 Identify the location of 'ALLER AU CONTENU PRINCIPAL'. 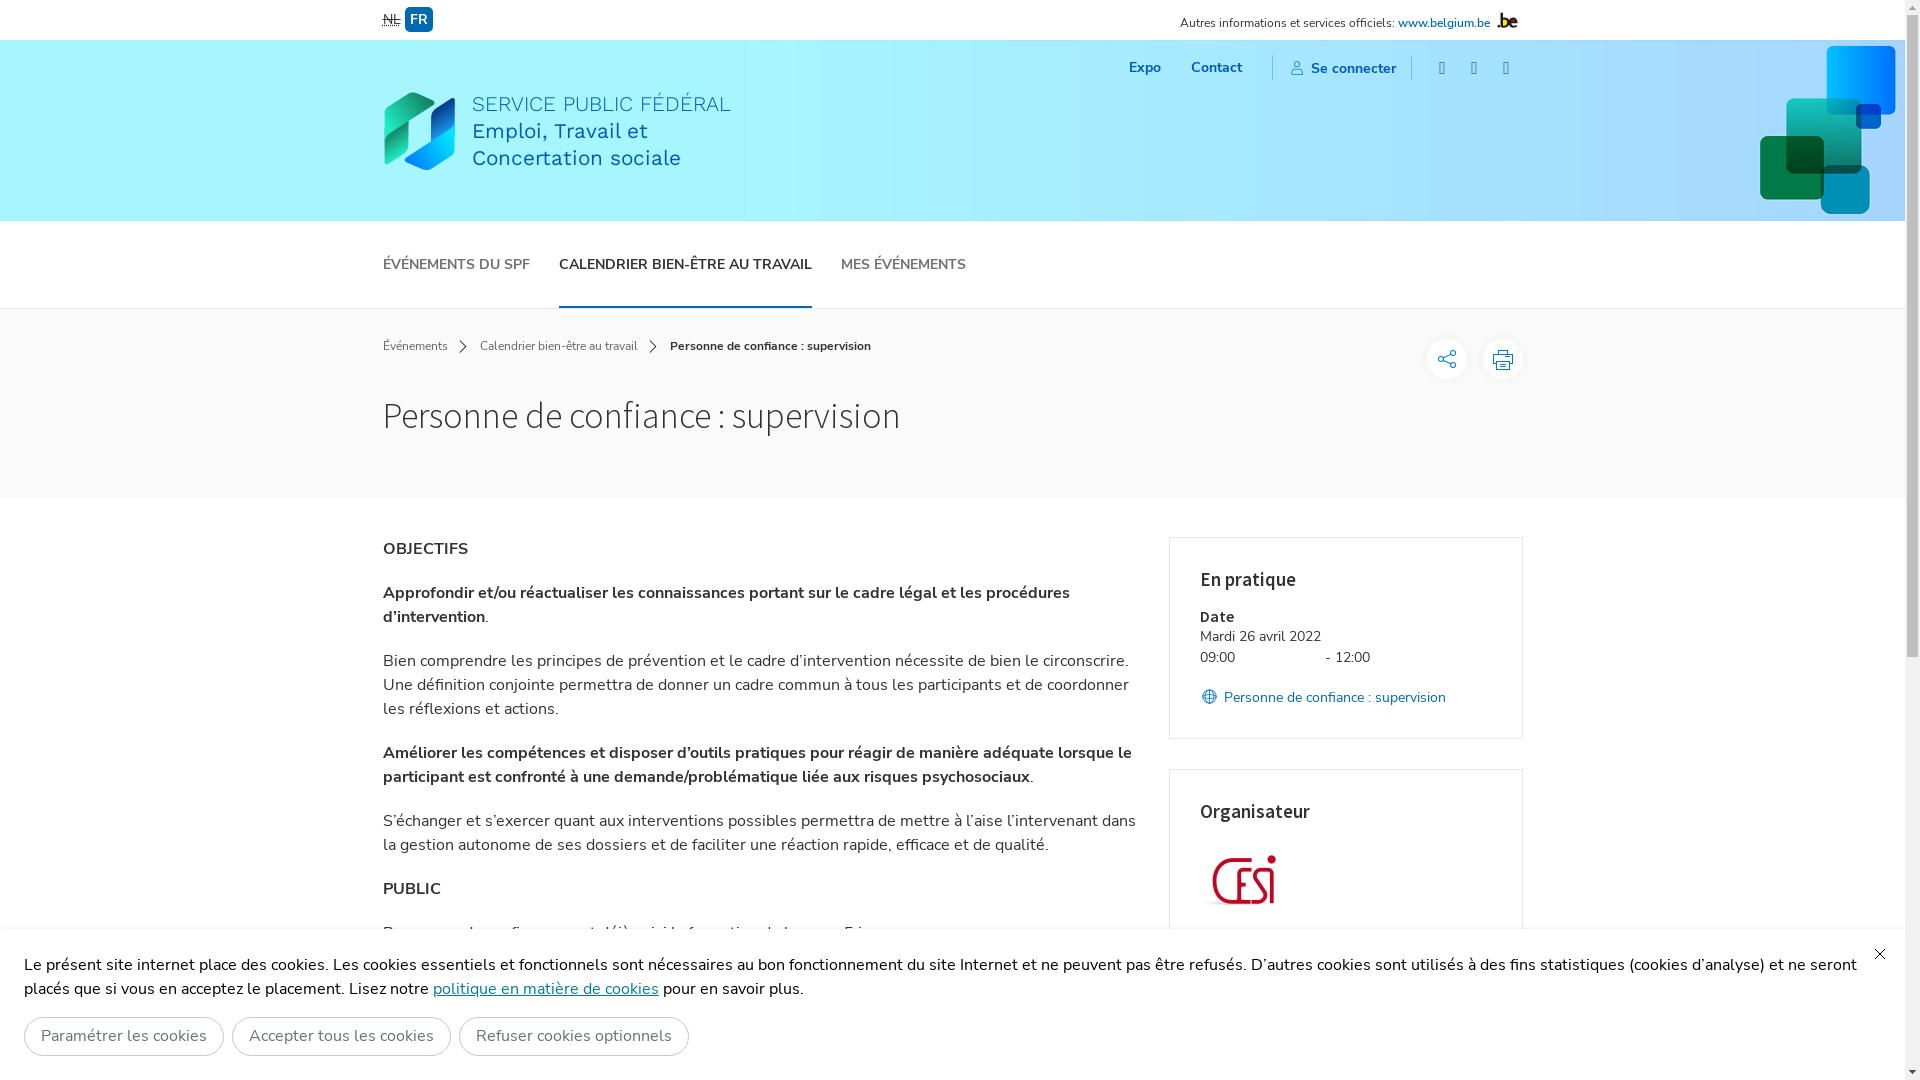
(950, 10).